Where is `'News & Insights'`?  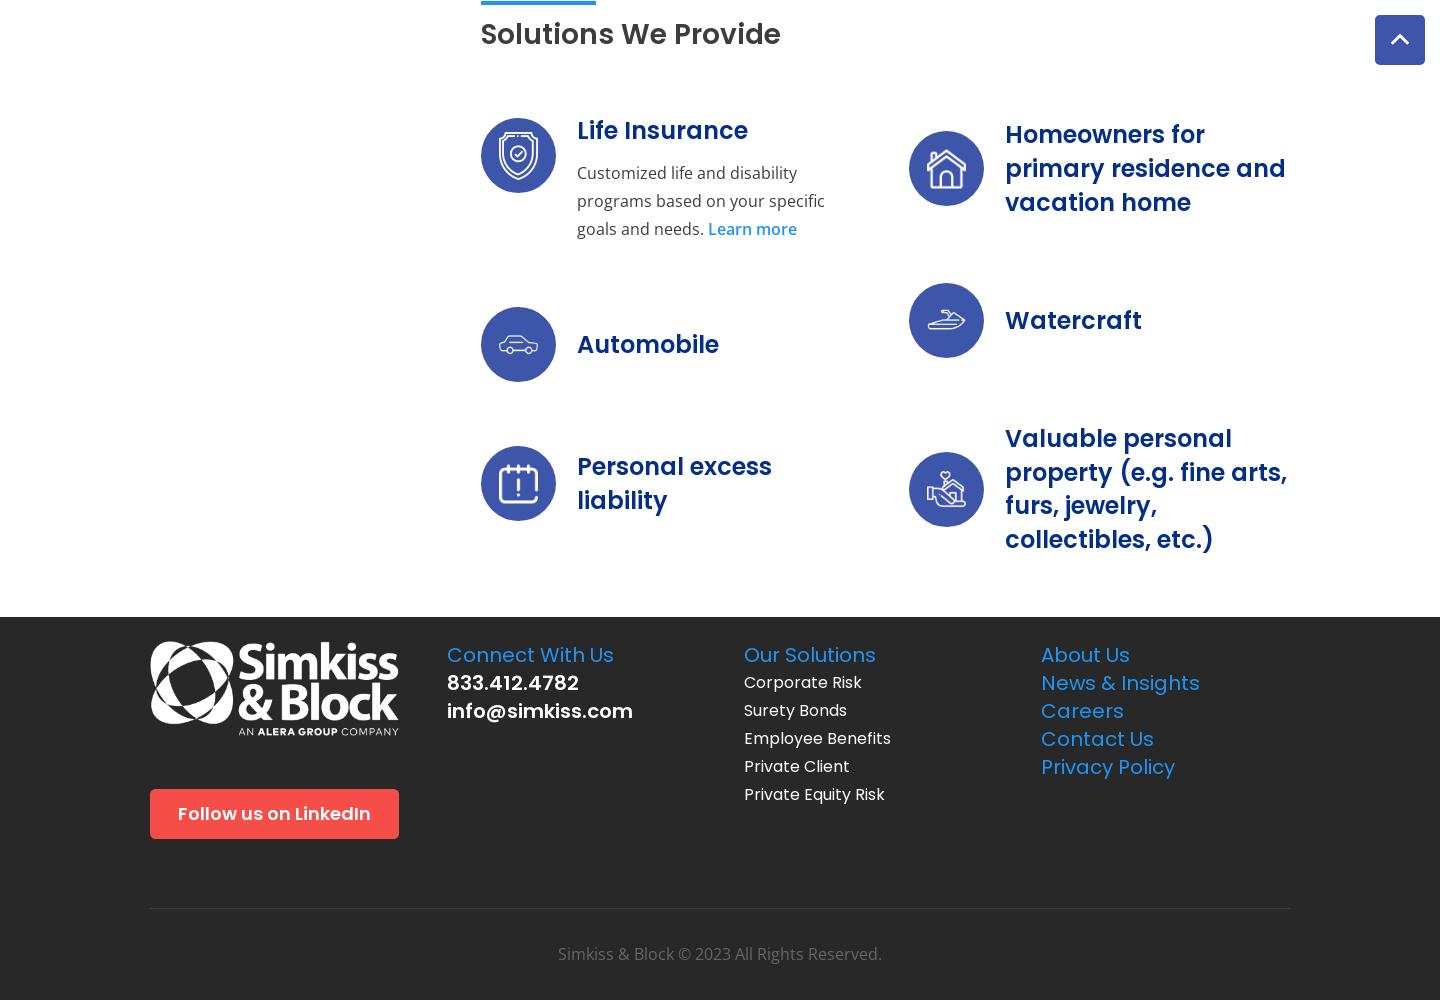
'News & Insights' is located at coordinates (1119, 683).